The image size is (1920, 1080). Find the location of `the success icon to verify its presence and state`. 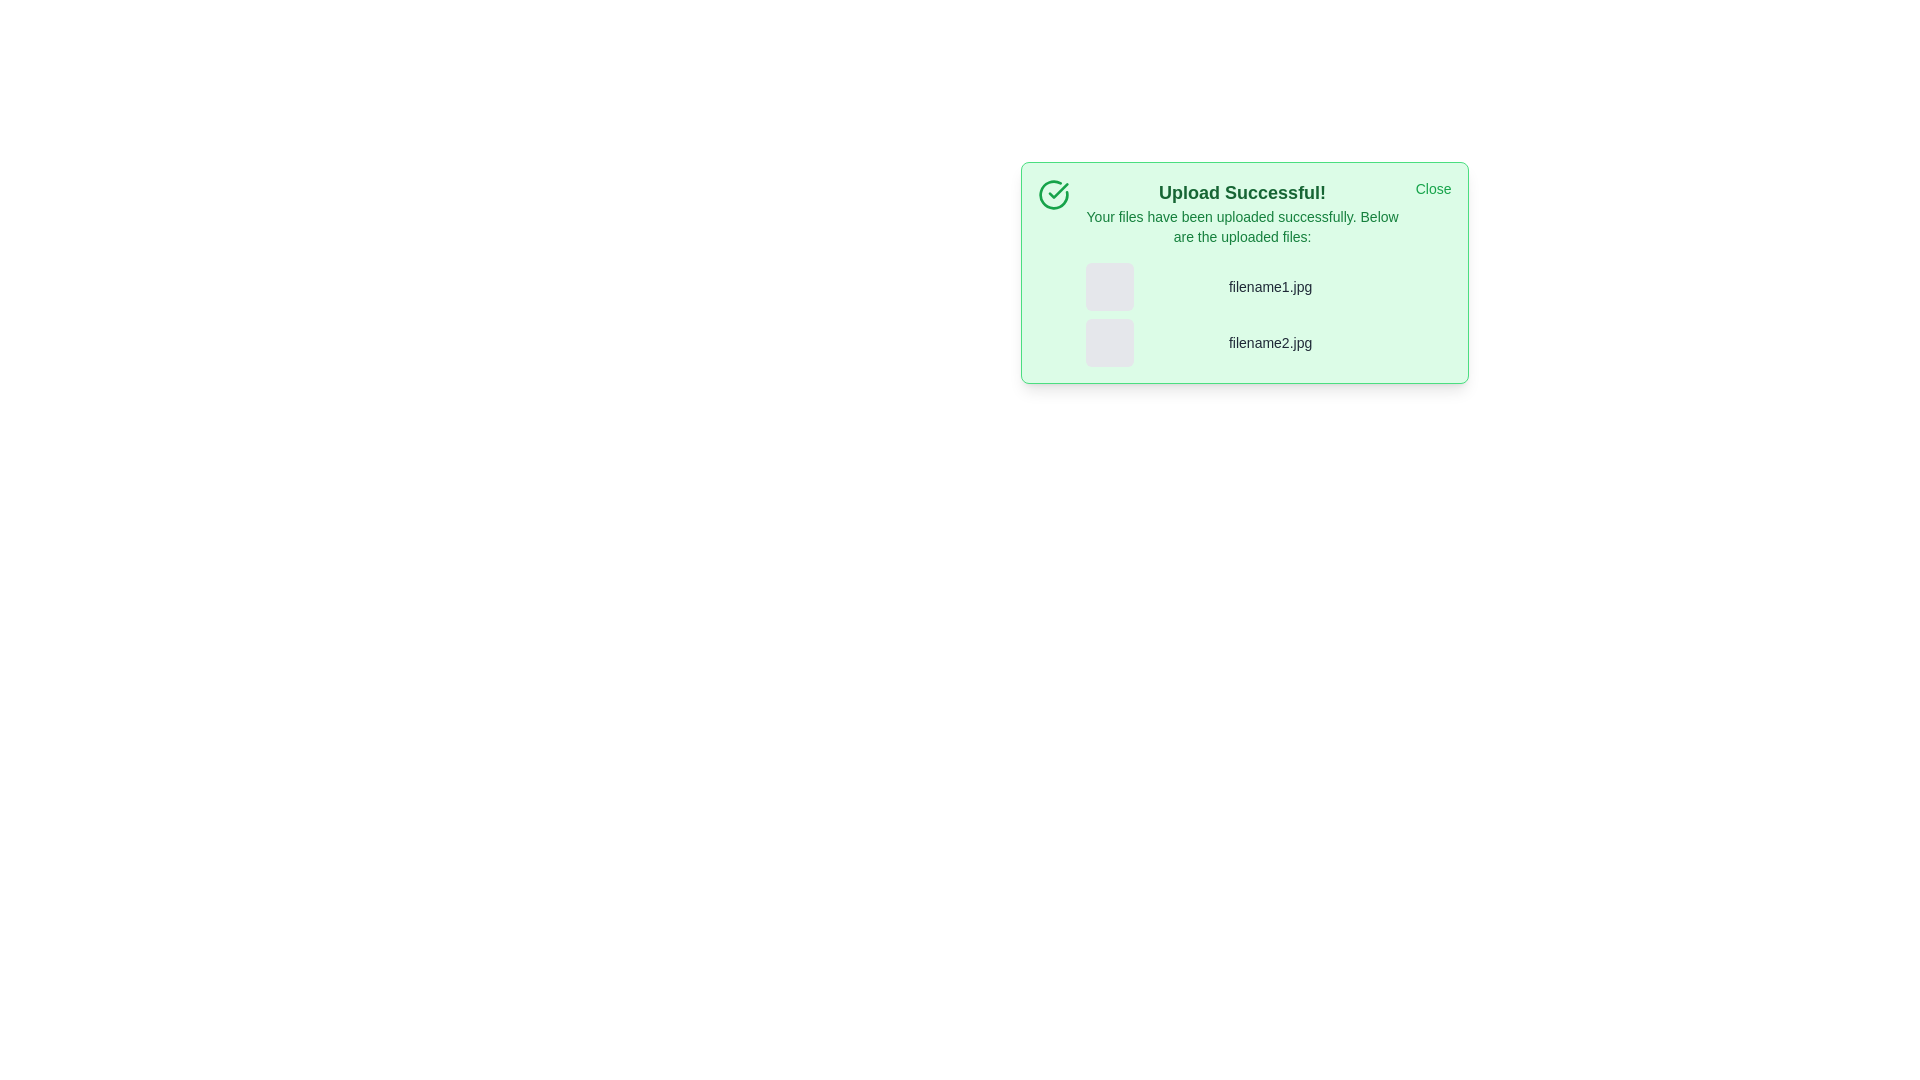

the success icon to verify its presence and state is located at coordinates (1052, 195).